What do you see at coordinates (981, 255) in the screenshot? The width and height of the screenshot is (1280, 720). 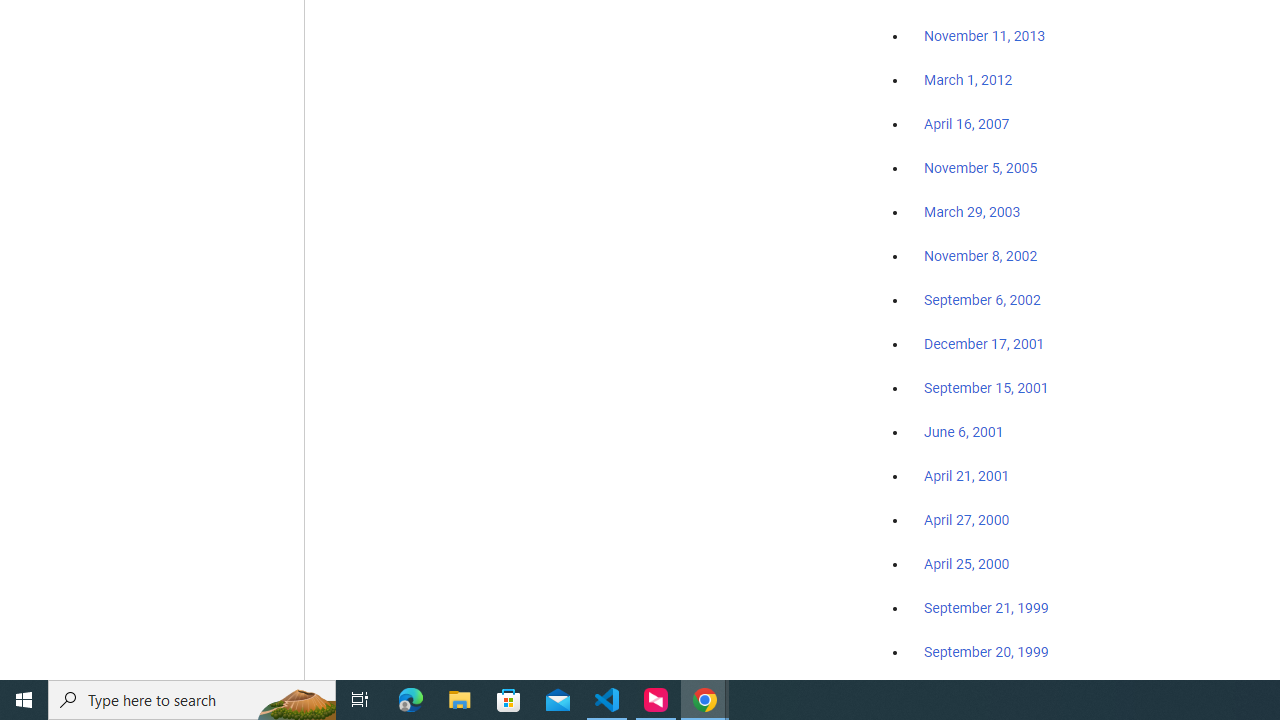 I see `'November 8, 2002'` at bounding box center [981, 255].